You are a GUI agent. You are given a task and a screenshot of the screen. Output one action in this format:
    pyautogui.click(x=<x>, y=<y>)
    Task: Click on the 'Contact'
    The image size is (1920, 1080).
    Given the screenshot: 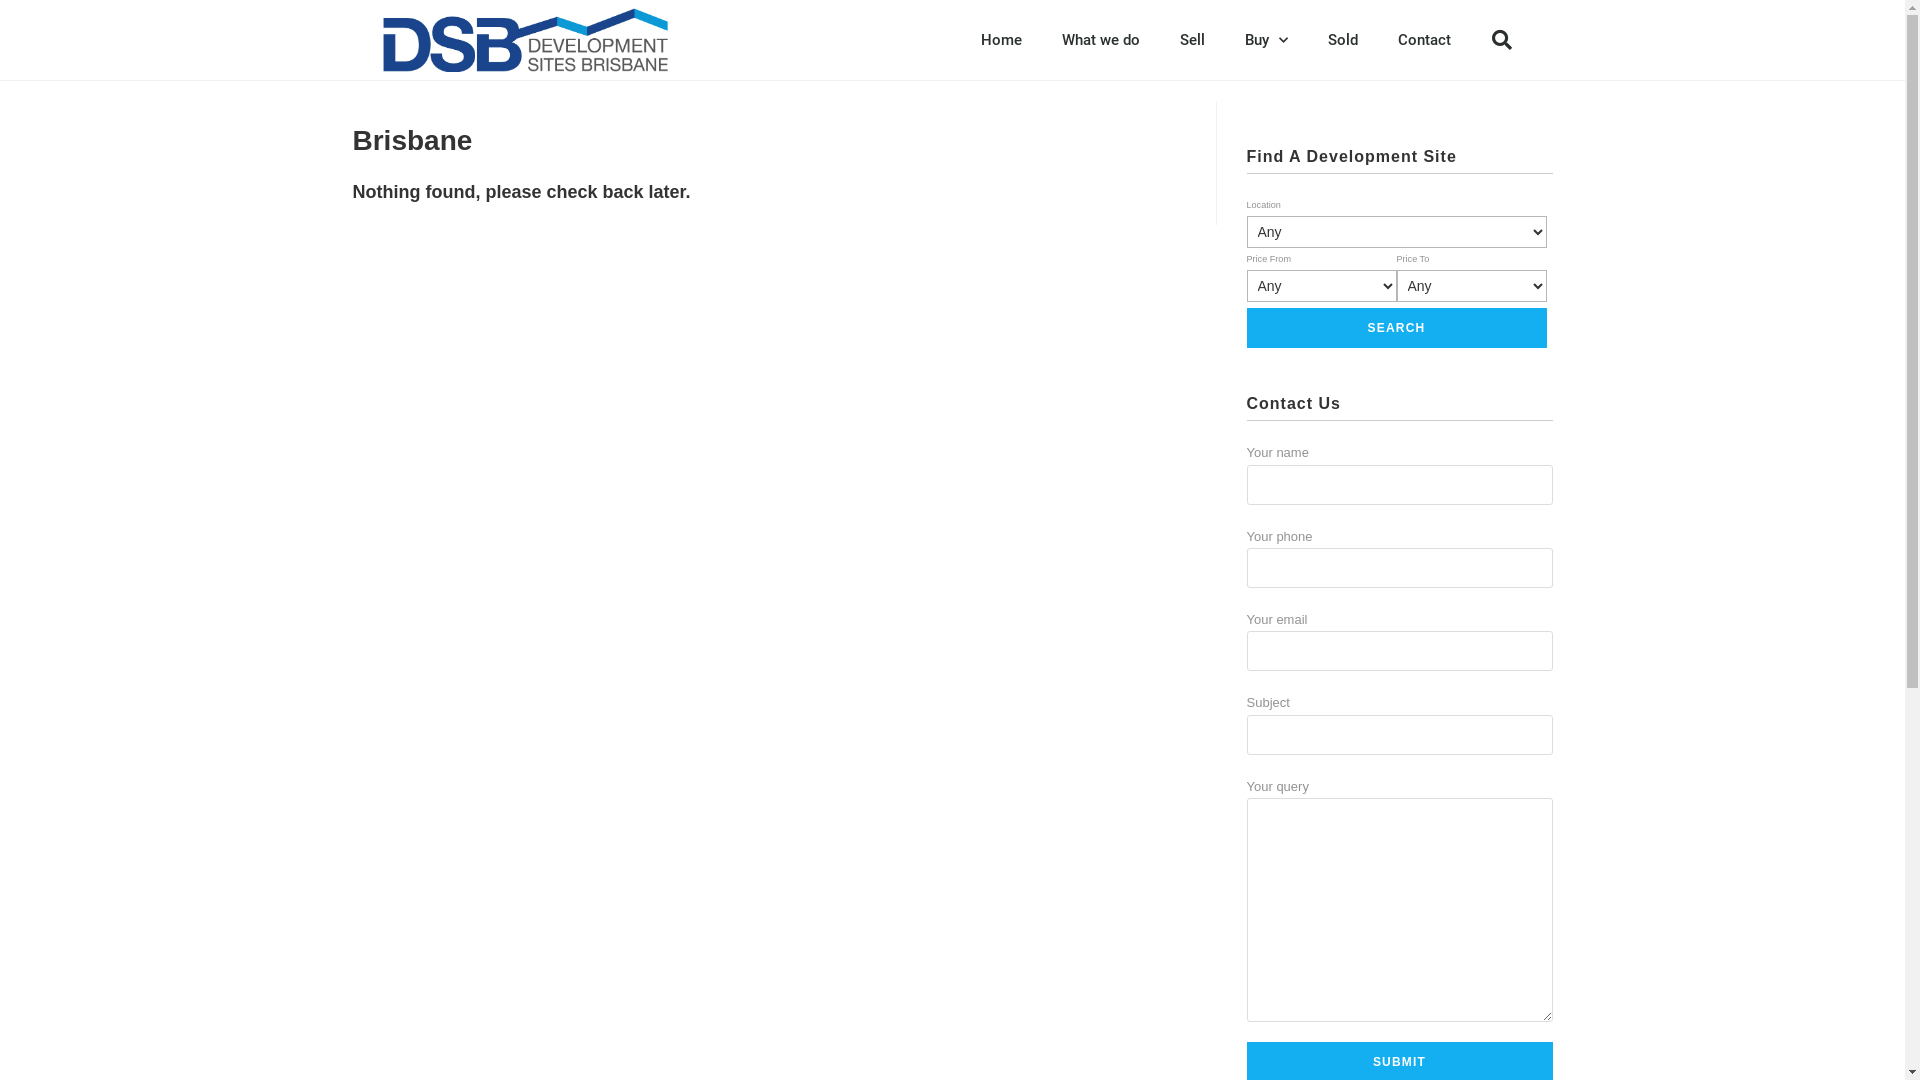 What is the action you would take?
    pyautogui.click(x=1423, y=39)
    